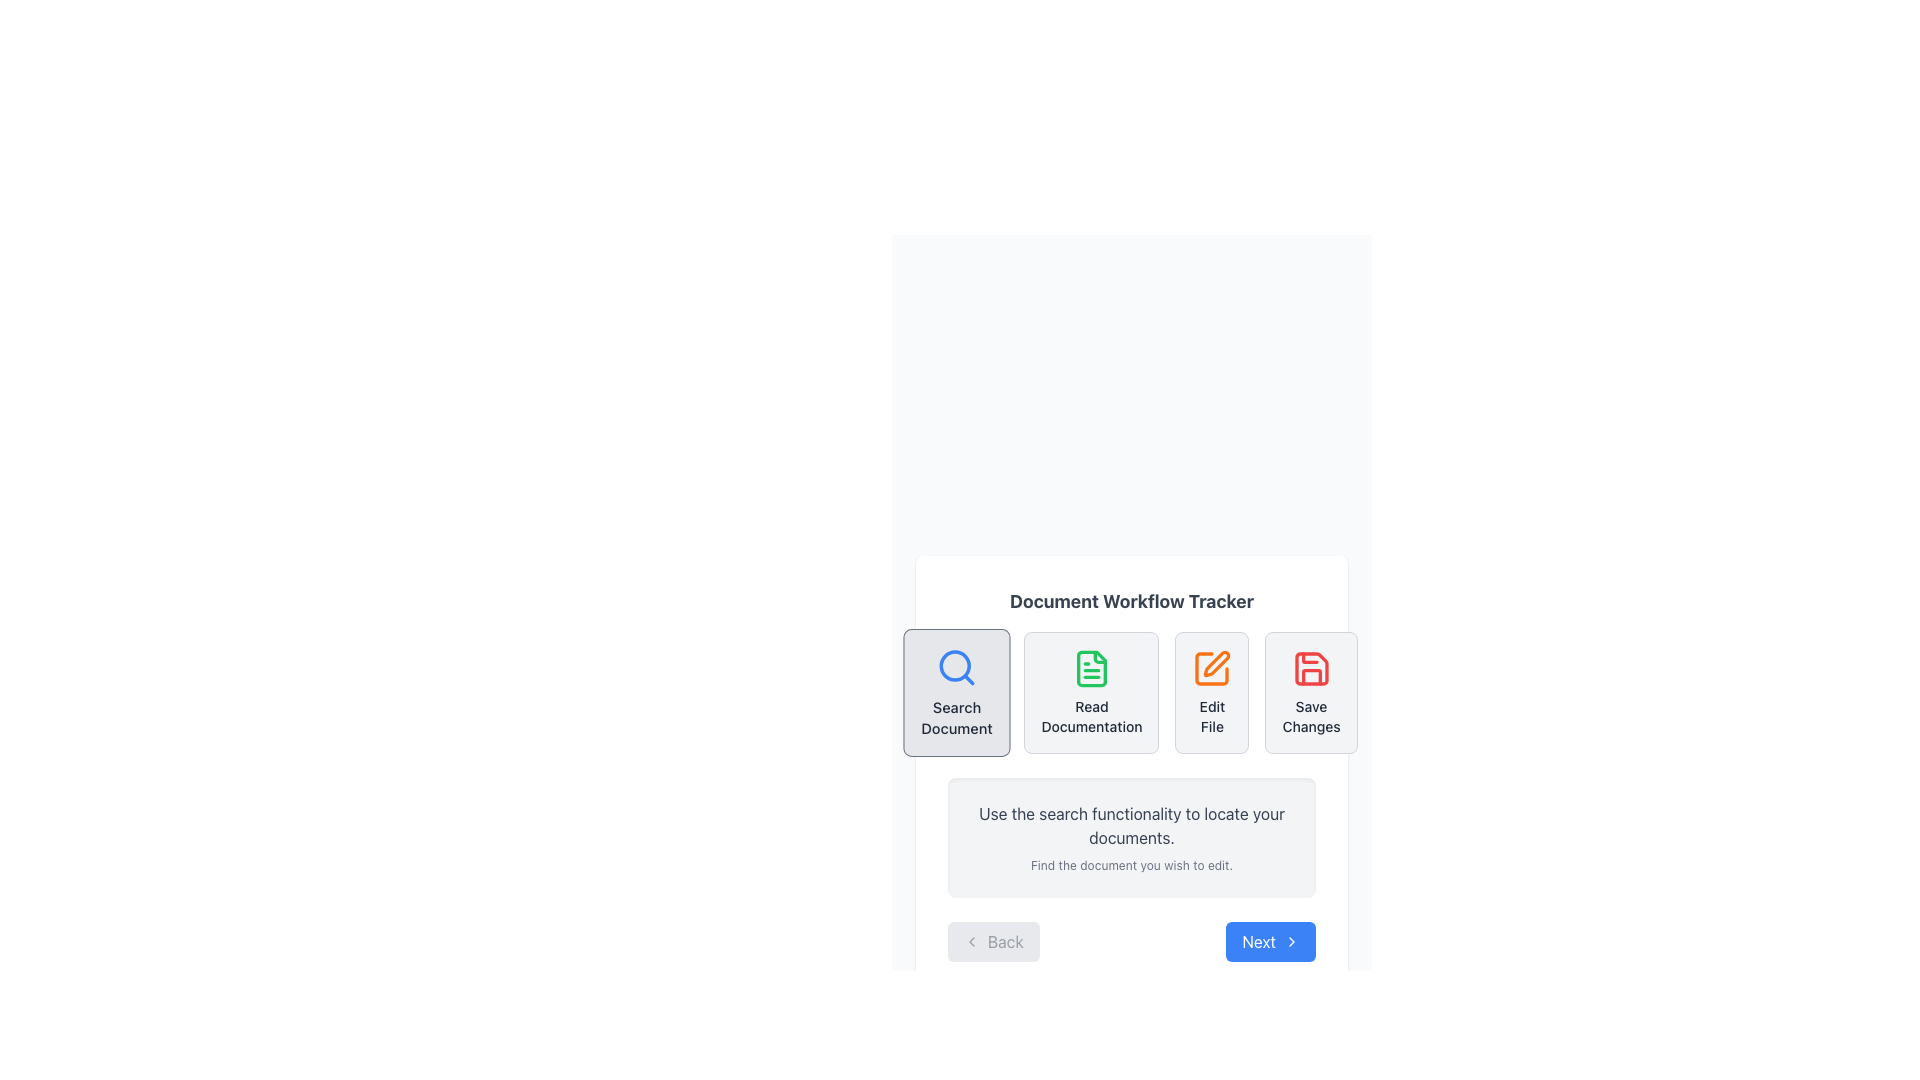 The image size is (1920, 1080). Describe the element at coordinates (1132, 837) in the screenshot. I see `instructions in the informational text block located below the row of icons for 'Search Document', 'Read Documentation', 'Edit File', and 'Save Changes', and above the navigation buttons 'Back' and 'Next'` at that location.